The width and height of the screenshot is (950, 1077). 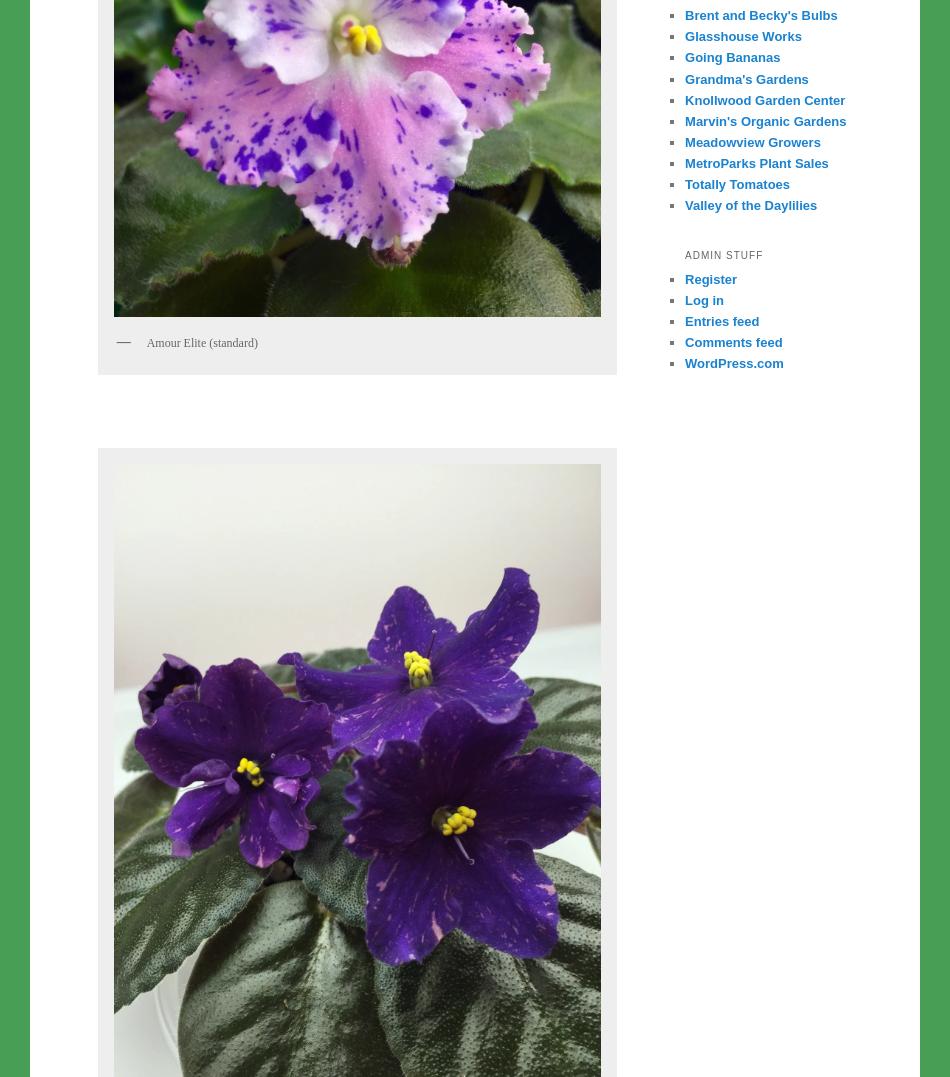 I want to click on 'Knollwood Garden Center', so click(x=764, y=98).